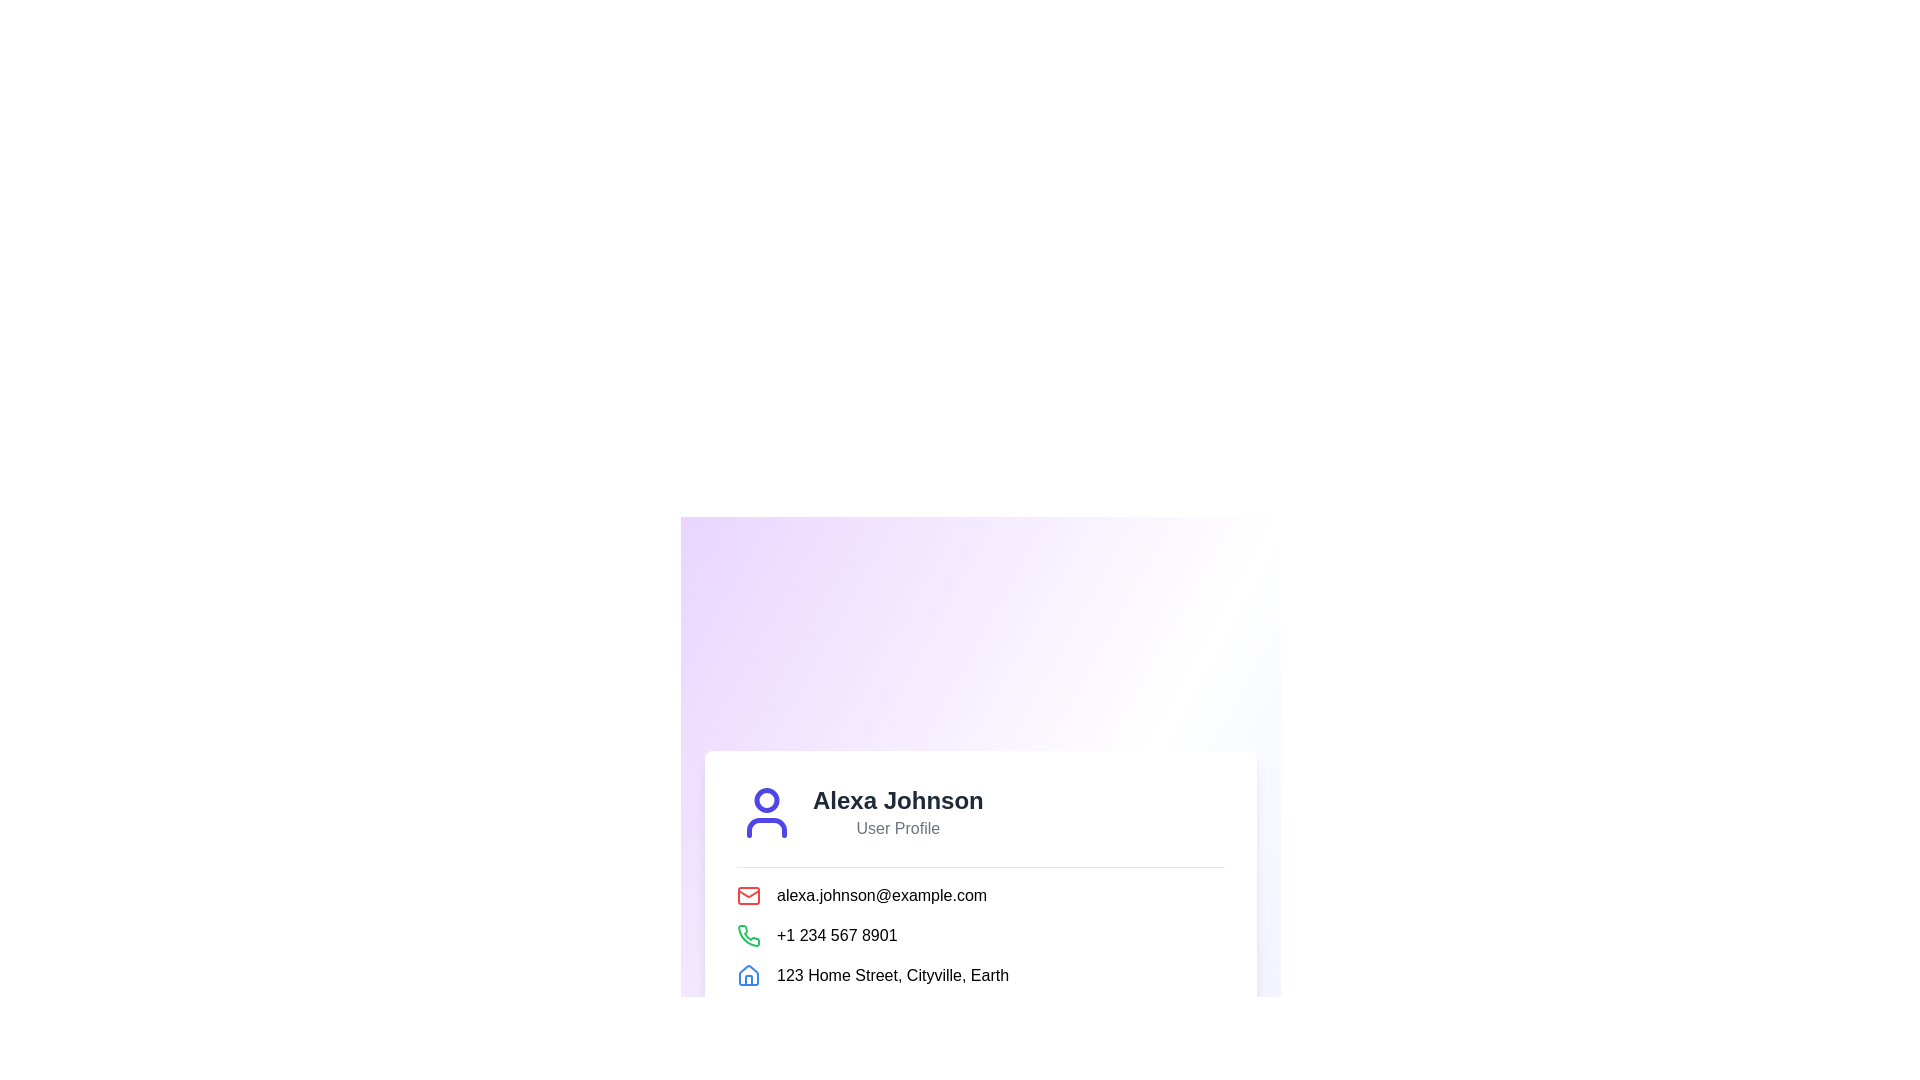 The width and height of the screenshot is (1920, 1080). Describe the element at coordinates (980, 1030) in the screenshot. I see `the button that toggles the visibility of additional user details` at that location.